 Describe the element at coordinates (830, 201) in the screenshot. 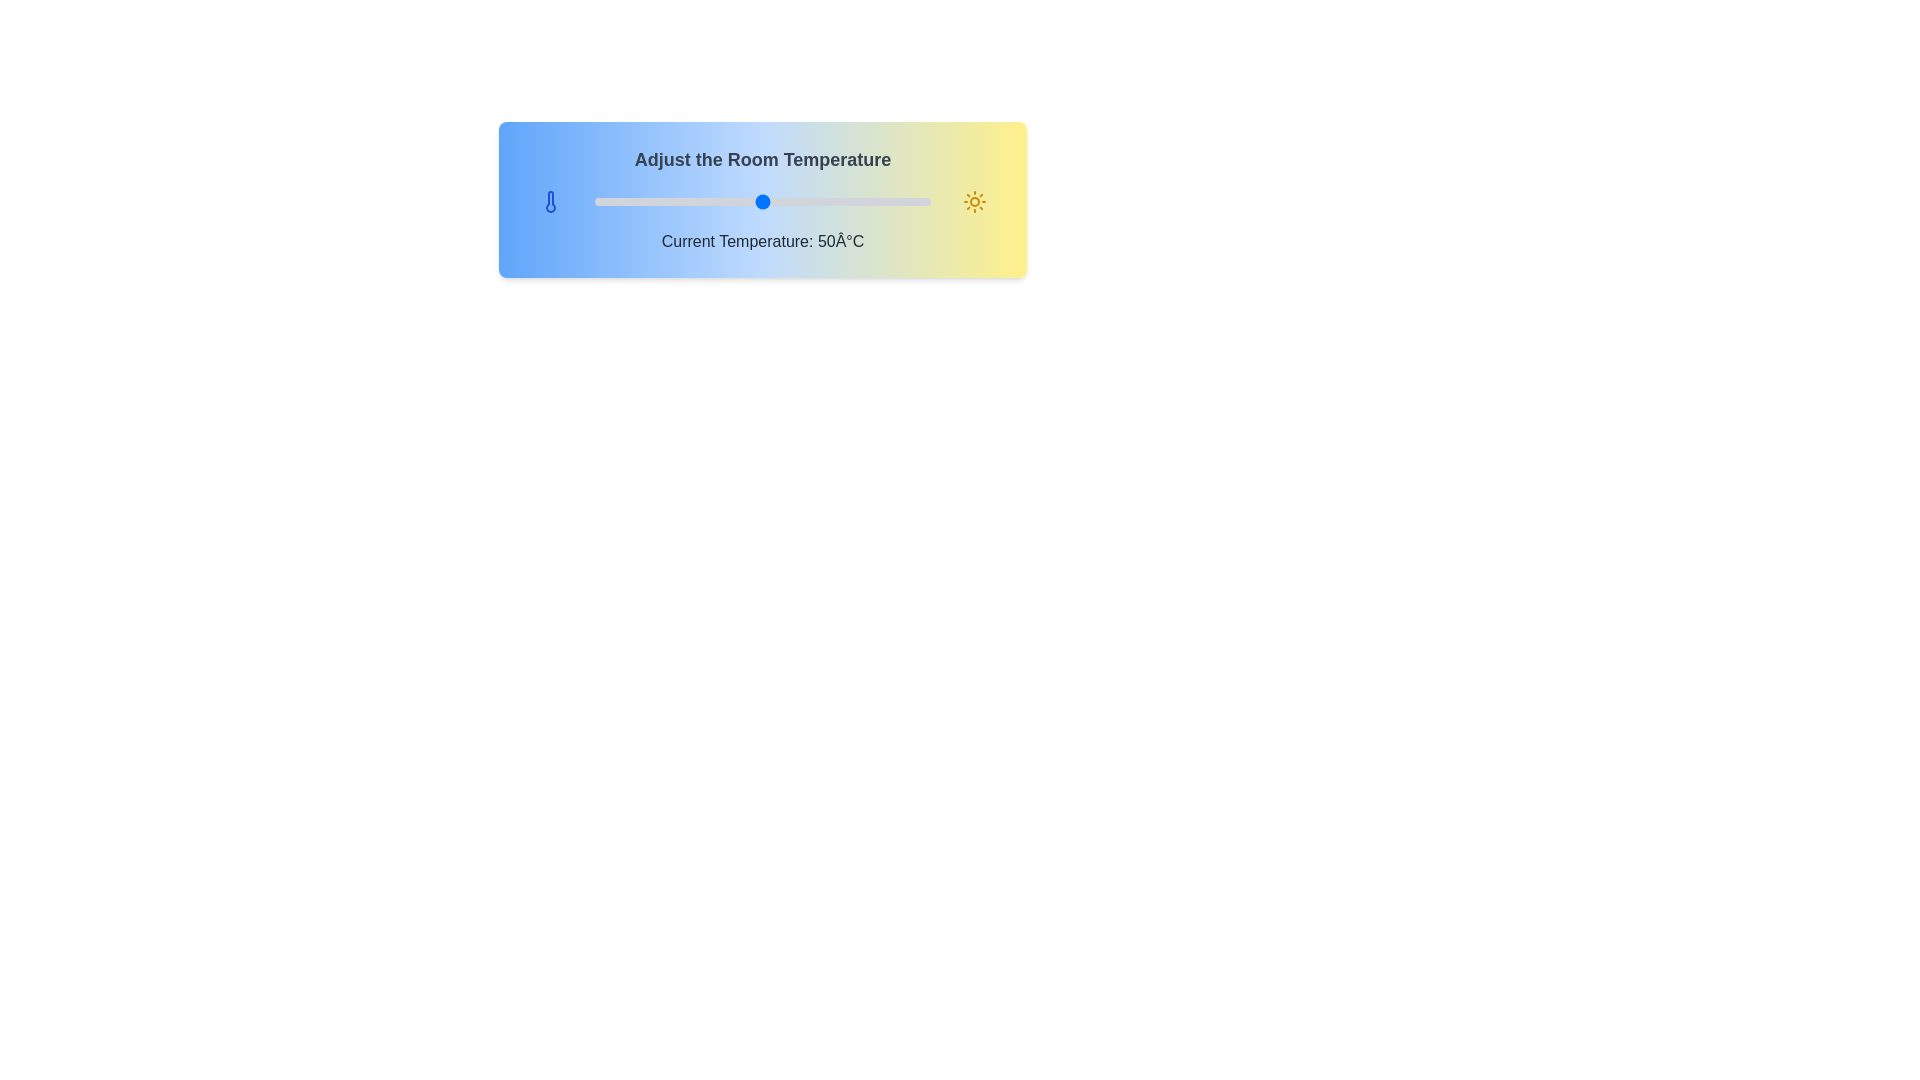

I see `the temperature slider to 70°C` at that location.